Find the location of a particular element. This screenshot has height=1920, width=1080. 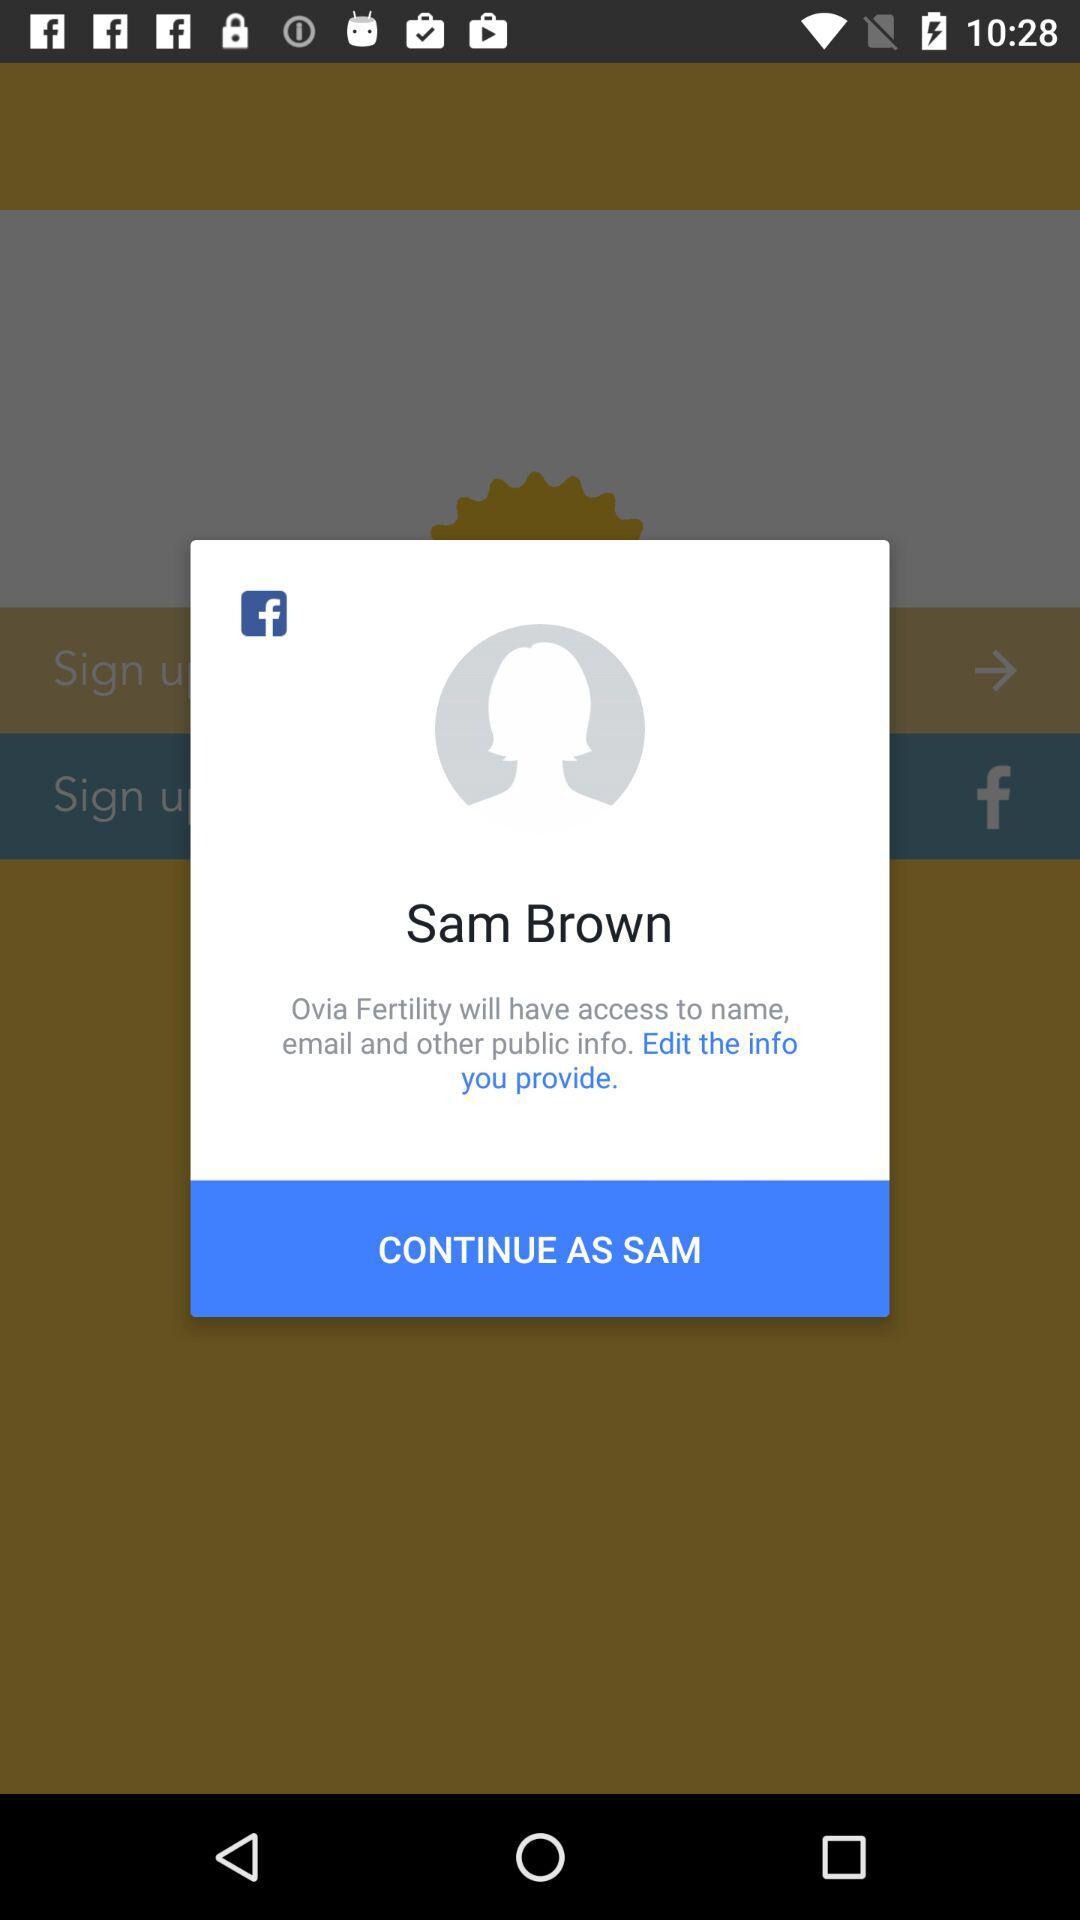

item below sam brown is located at coordinates (540, 1041).